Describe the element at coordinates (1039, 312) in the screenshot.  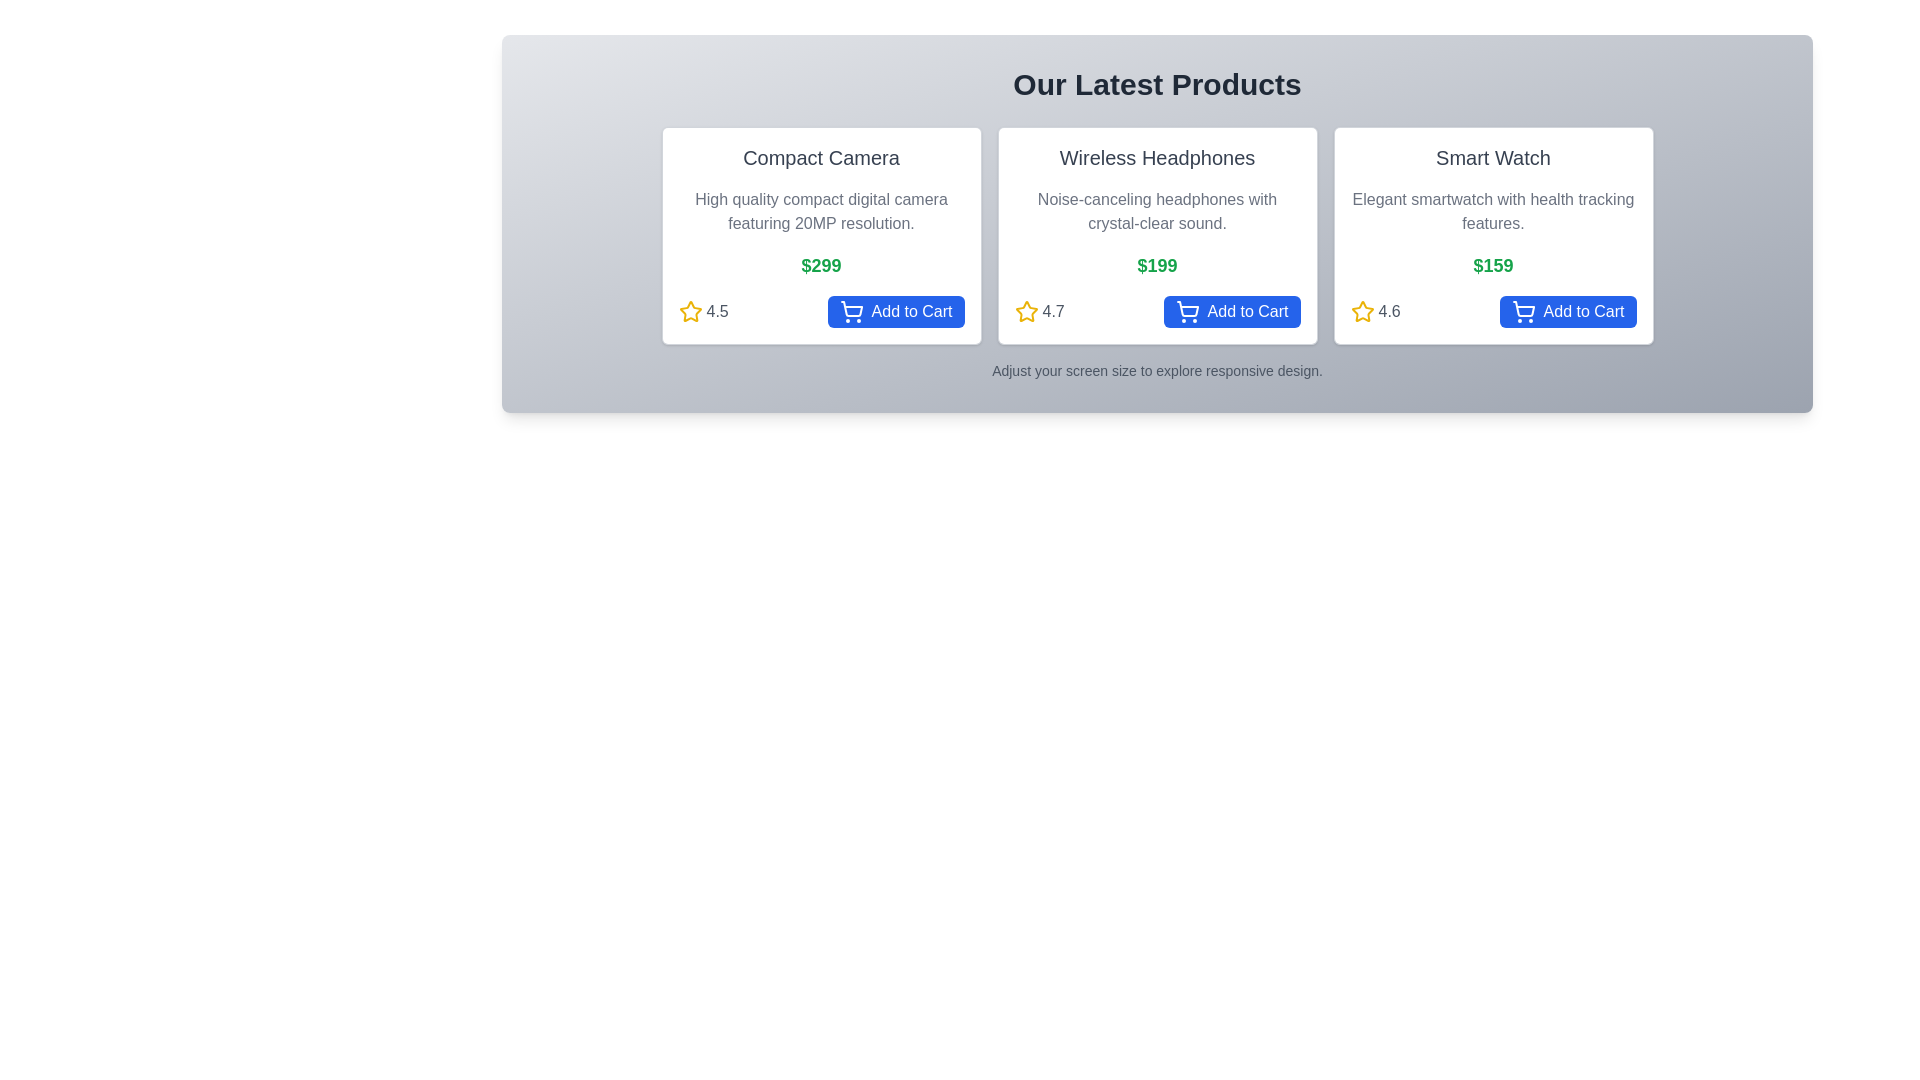
I see `the Rating display with text and an icon located under the product title 'Wireless Headphones', which is the first visible component in the middle card of a three-card layout` at that location.